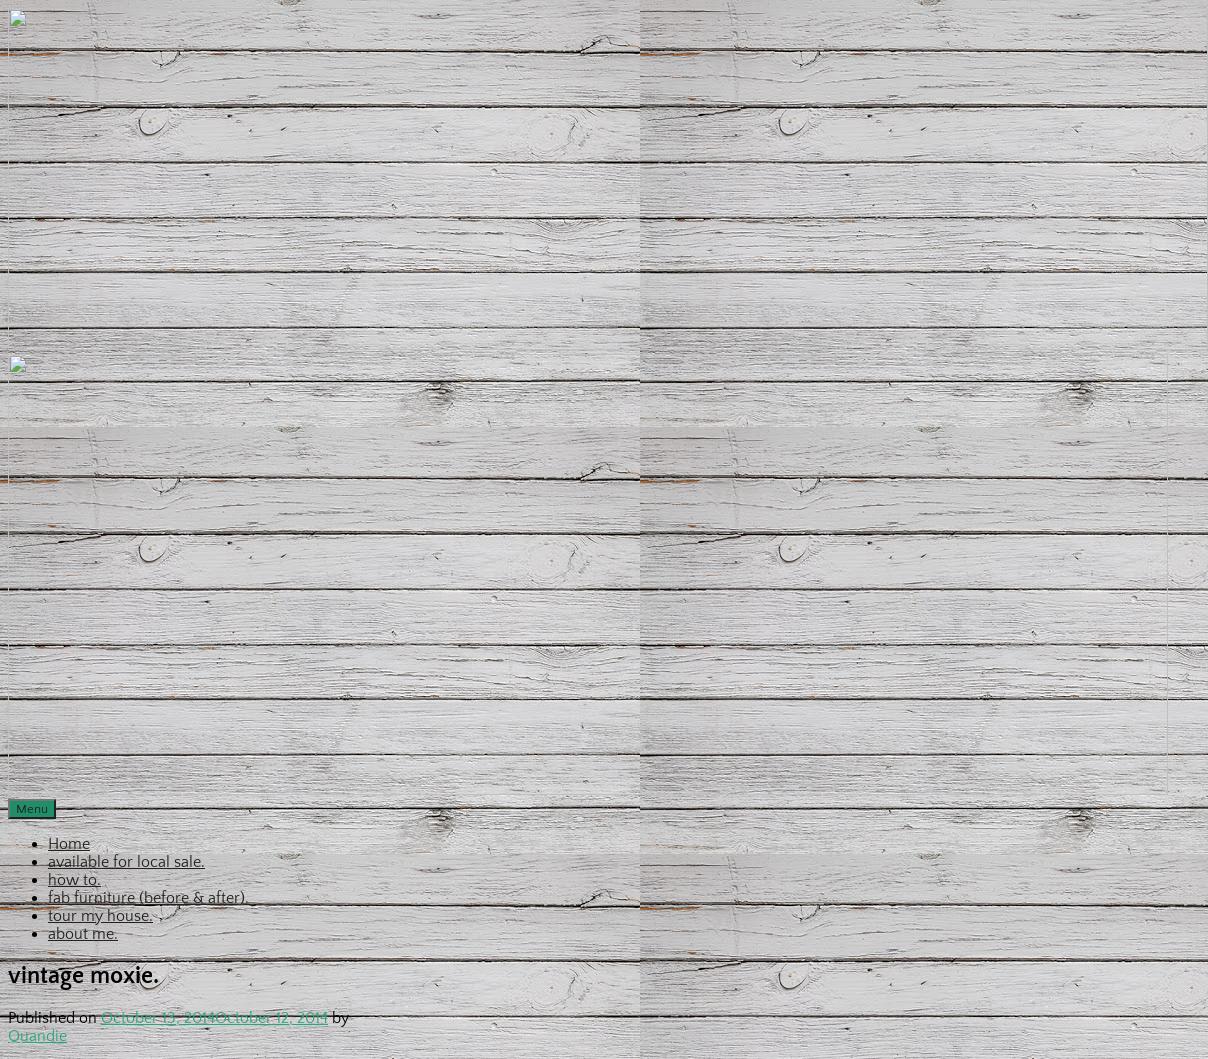 The width and height of the screenshot is (1208, 1059). What do you see at coordinates (147, 898) in the screenshot?
I see `'fab furniture (before & after).'` at bounding box center [147, 898].